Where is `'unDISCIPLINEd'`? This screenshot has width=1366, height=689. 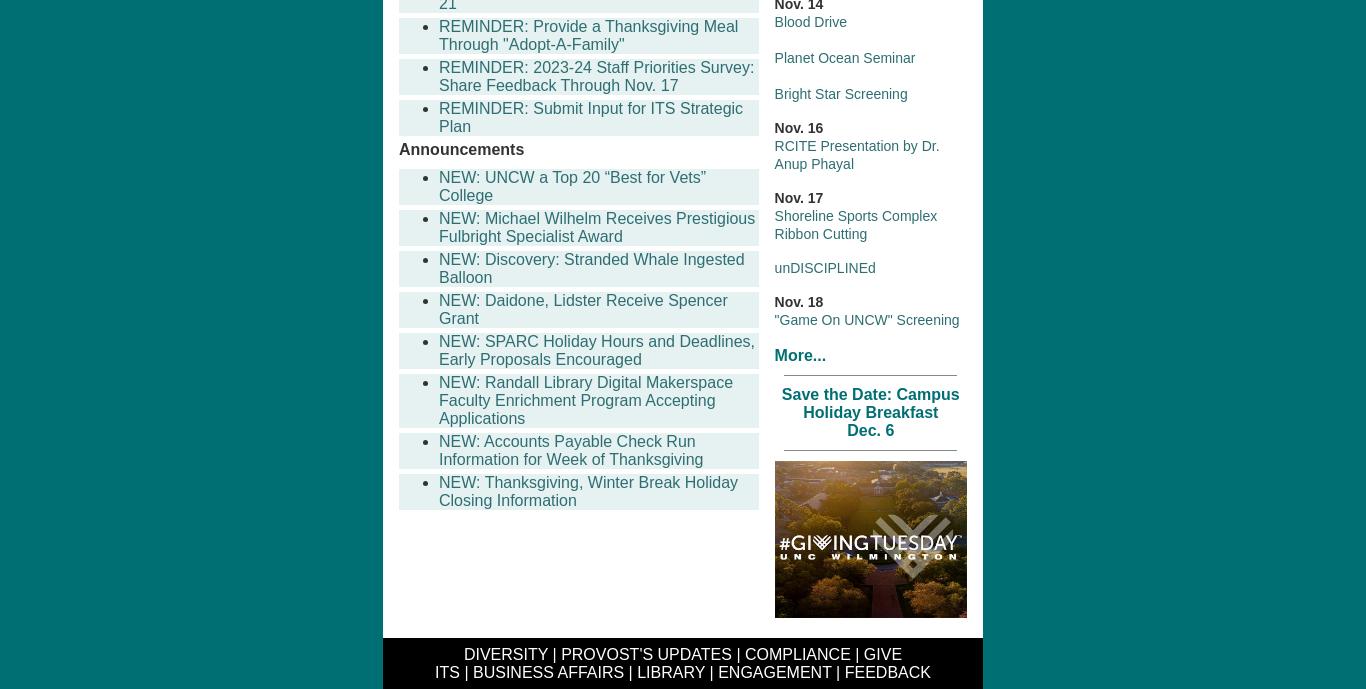 'unDISCIPLINEd' is located at coordinates (823, 266).